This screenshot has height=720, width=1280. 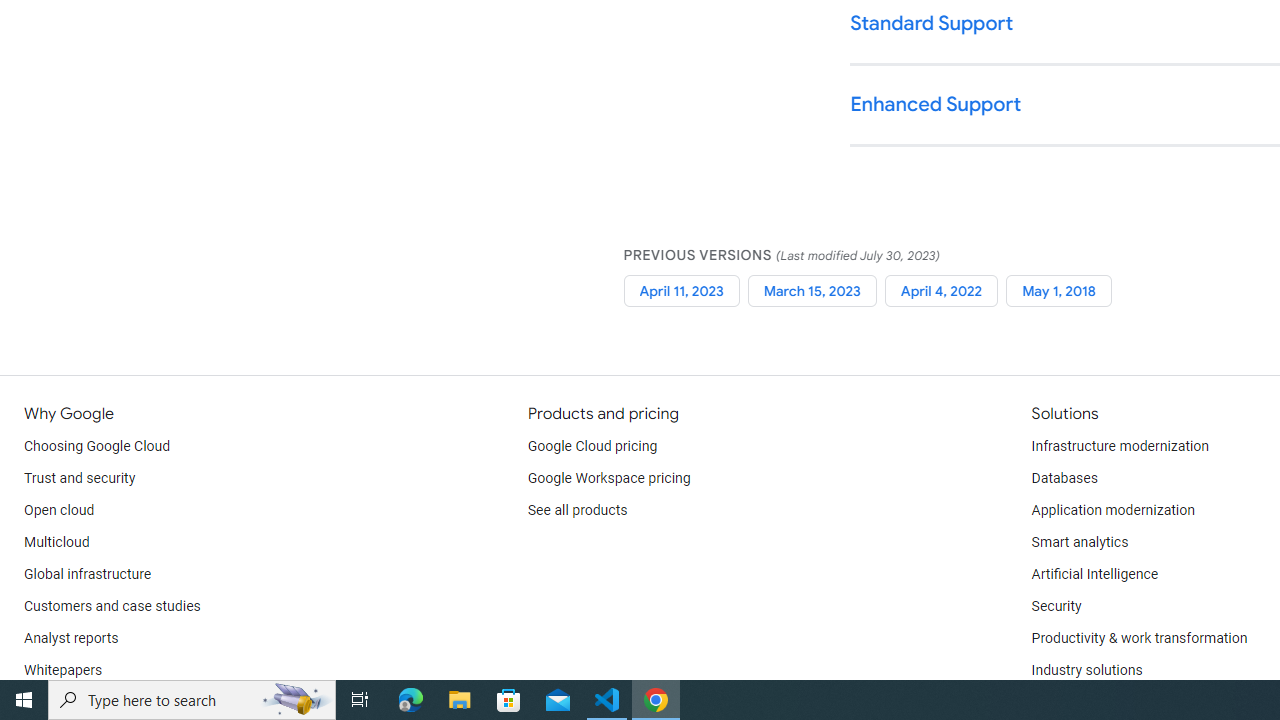 I want to click on 'April 11, 2023', so click(x=681, y=290).